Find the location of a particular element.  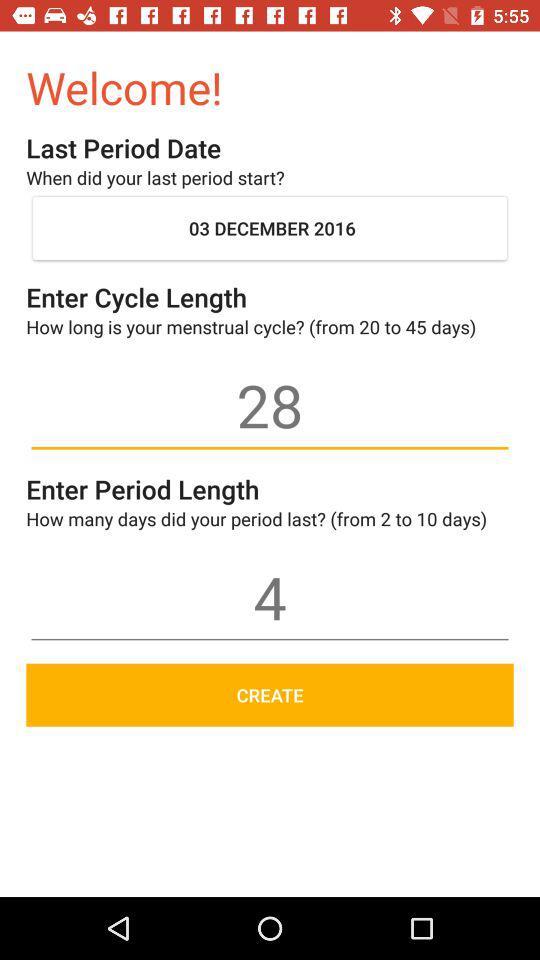

the icon above enter period length item is located at coordinates (270, 404).